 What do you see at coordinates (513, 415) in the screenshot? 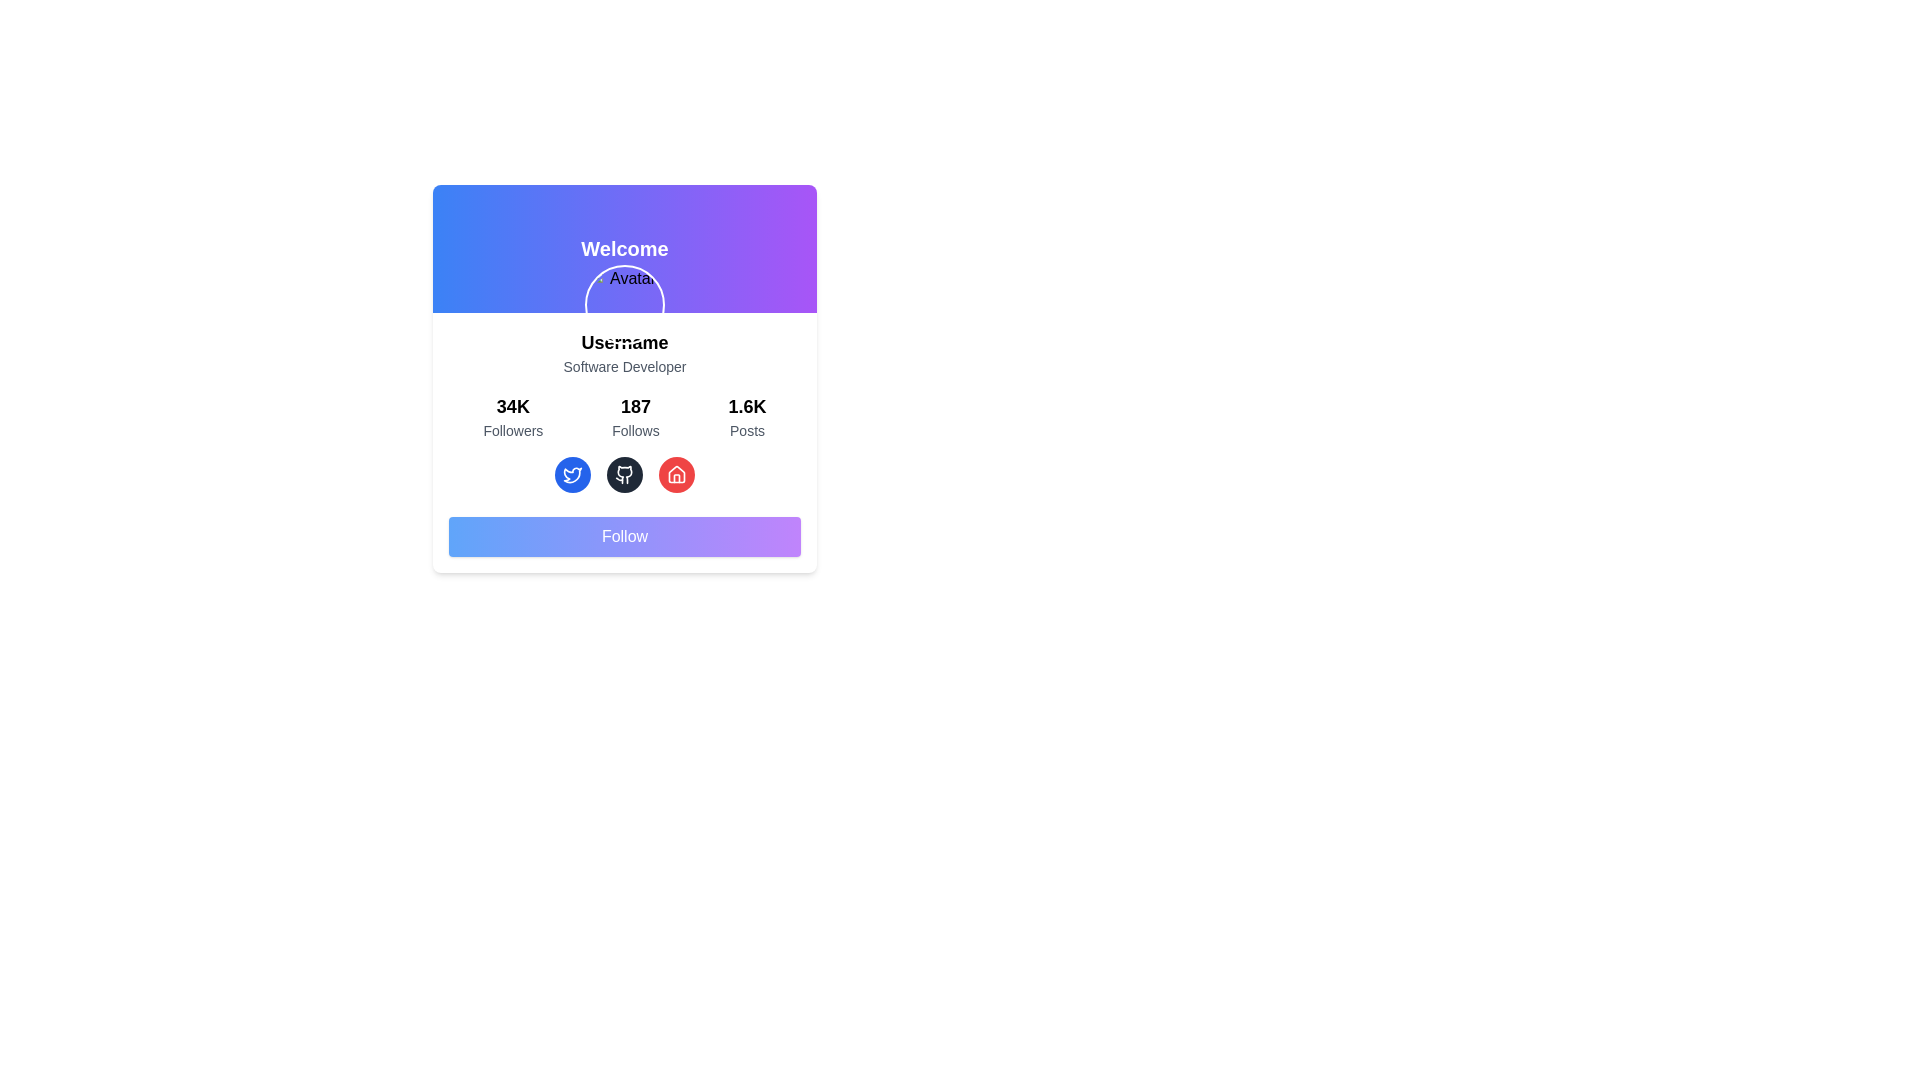
I see `the first static text block displaying '34K Followers', which is part of a vertically-stacked group of three similar components` at bounding box center [513, 415].